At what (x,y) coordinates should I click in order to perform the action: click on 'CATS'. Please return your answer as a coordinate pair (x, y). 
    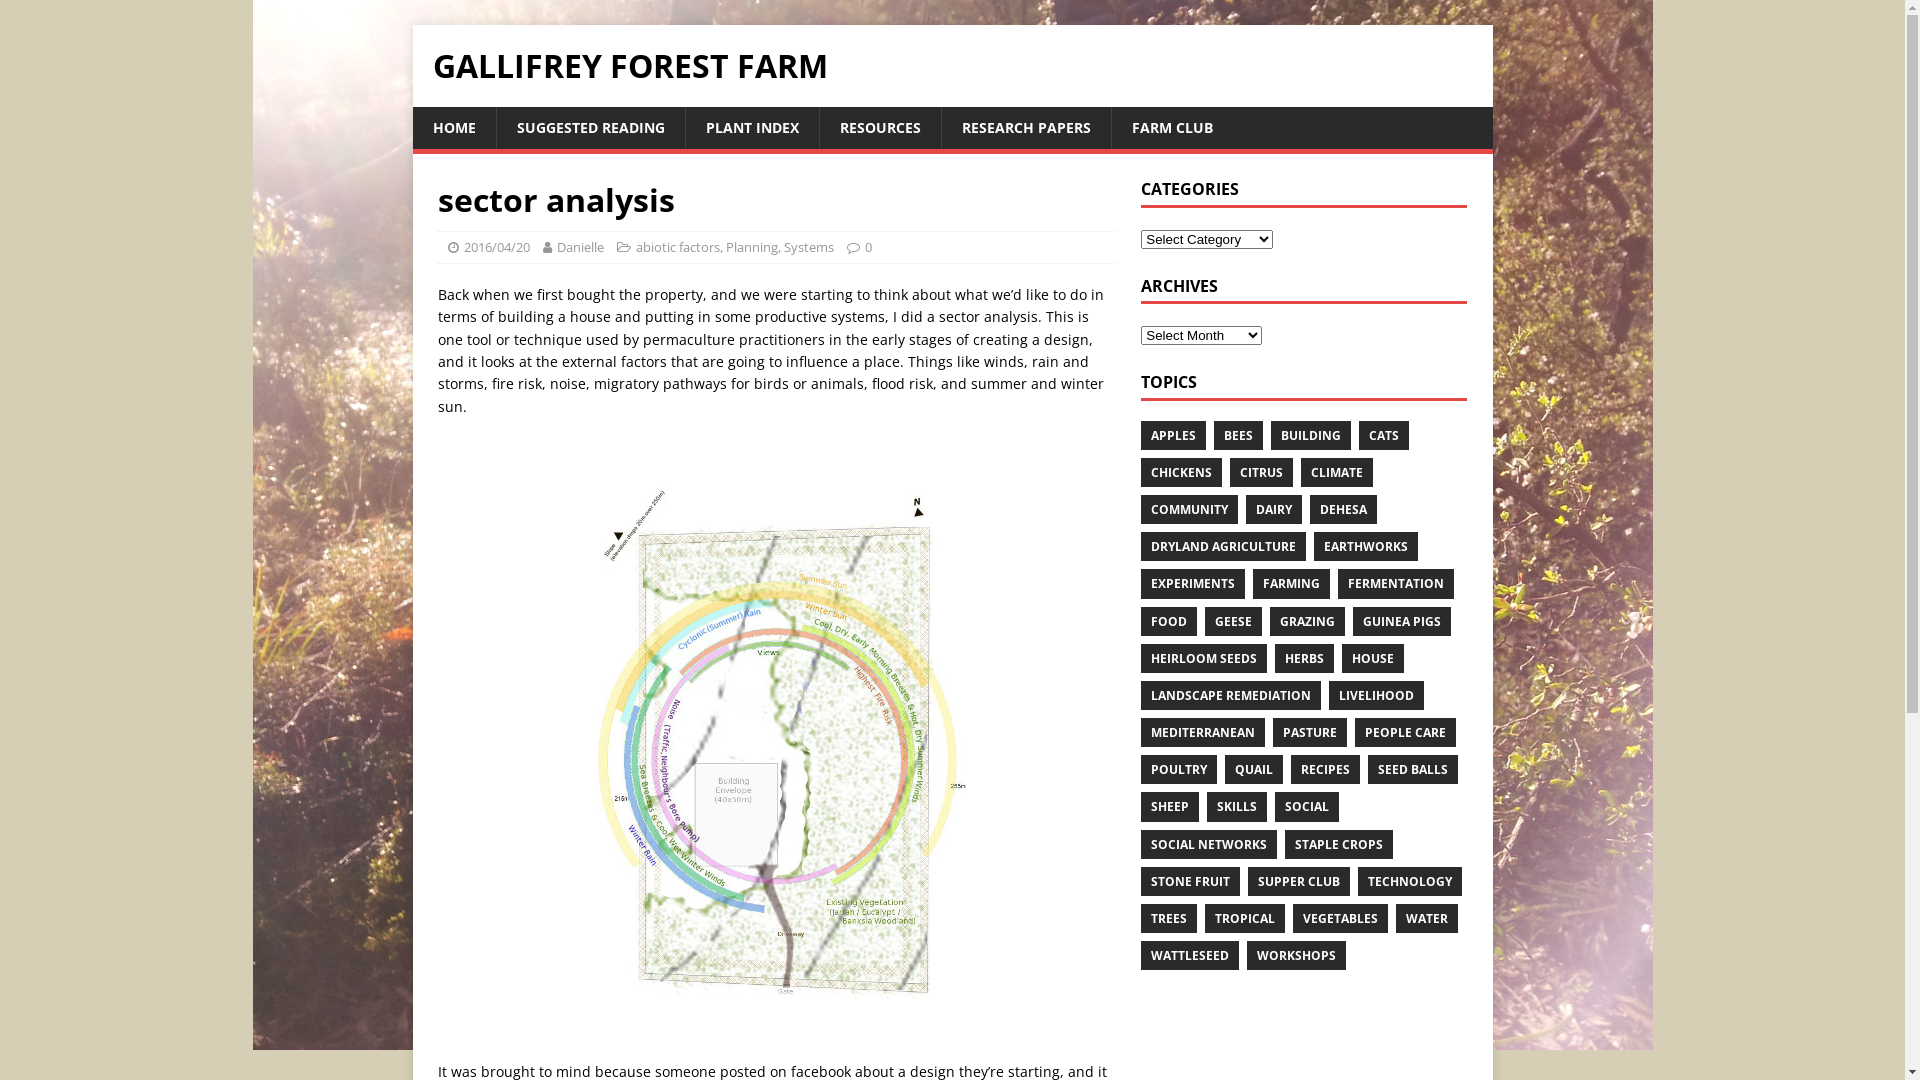
    Looking at the image, I should click on (1382, 434).